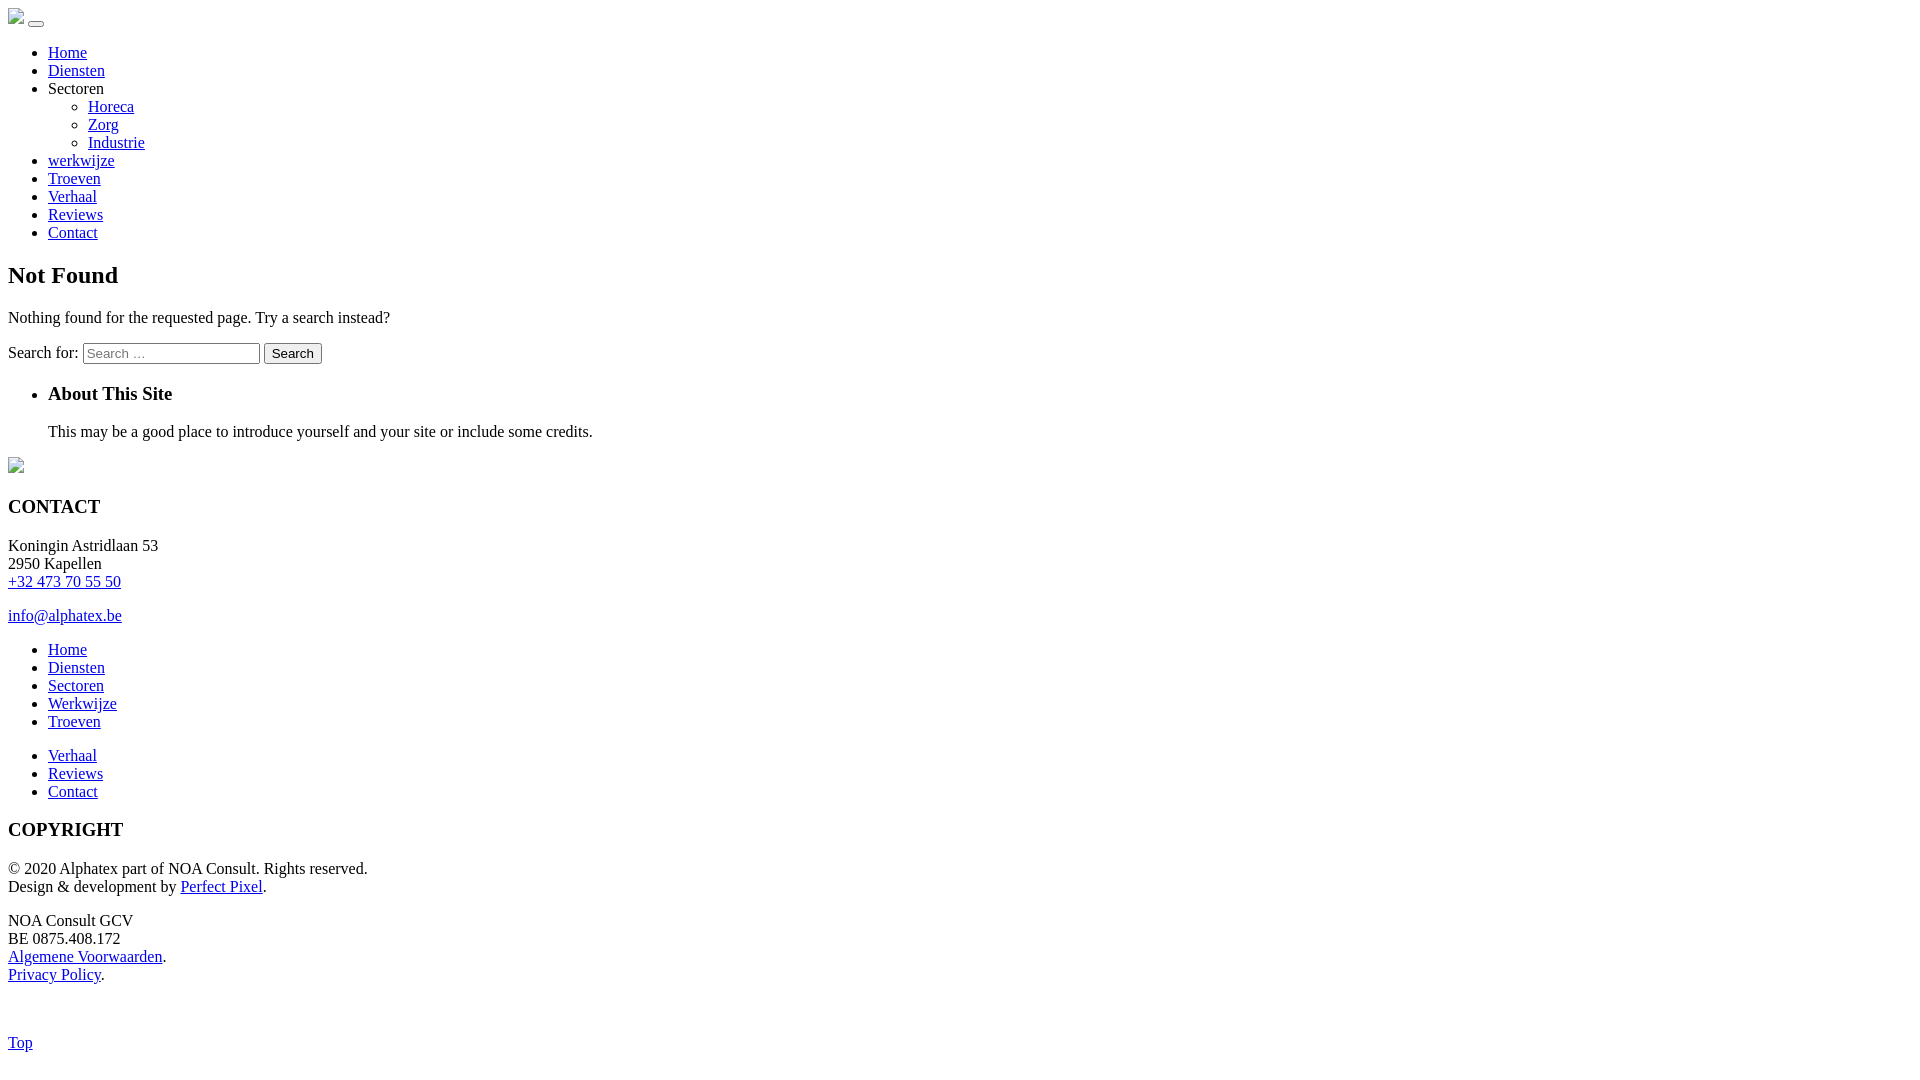 Image resolution: width=1920 pixels, height=1080 pixels. What do you see at coordinates (74, 721) in the screenshot?
I see `'Troeven'` at bounding box center [74, 721].